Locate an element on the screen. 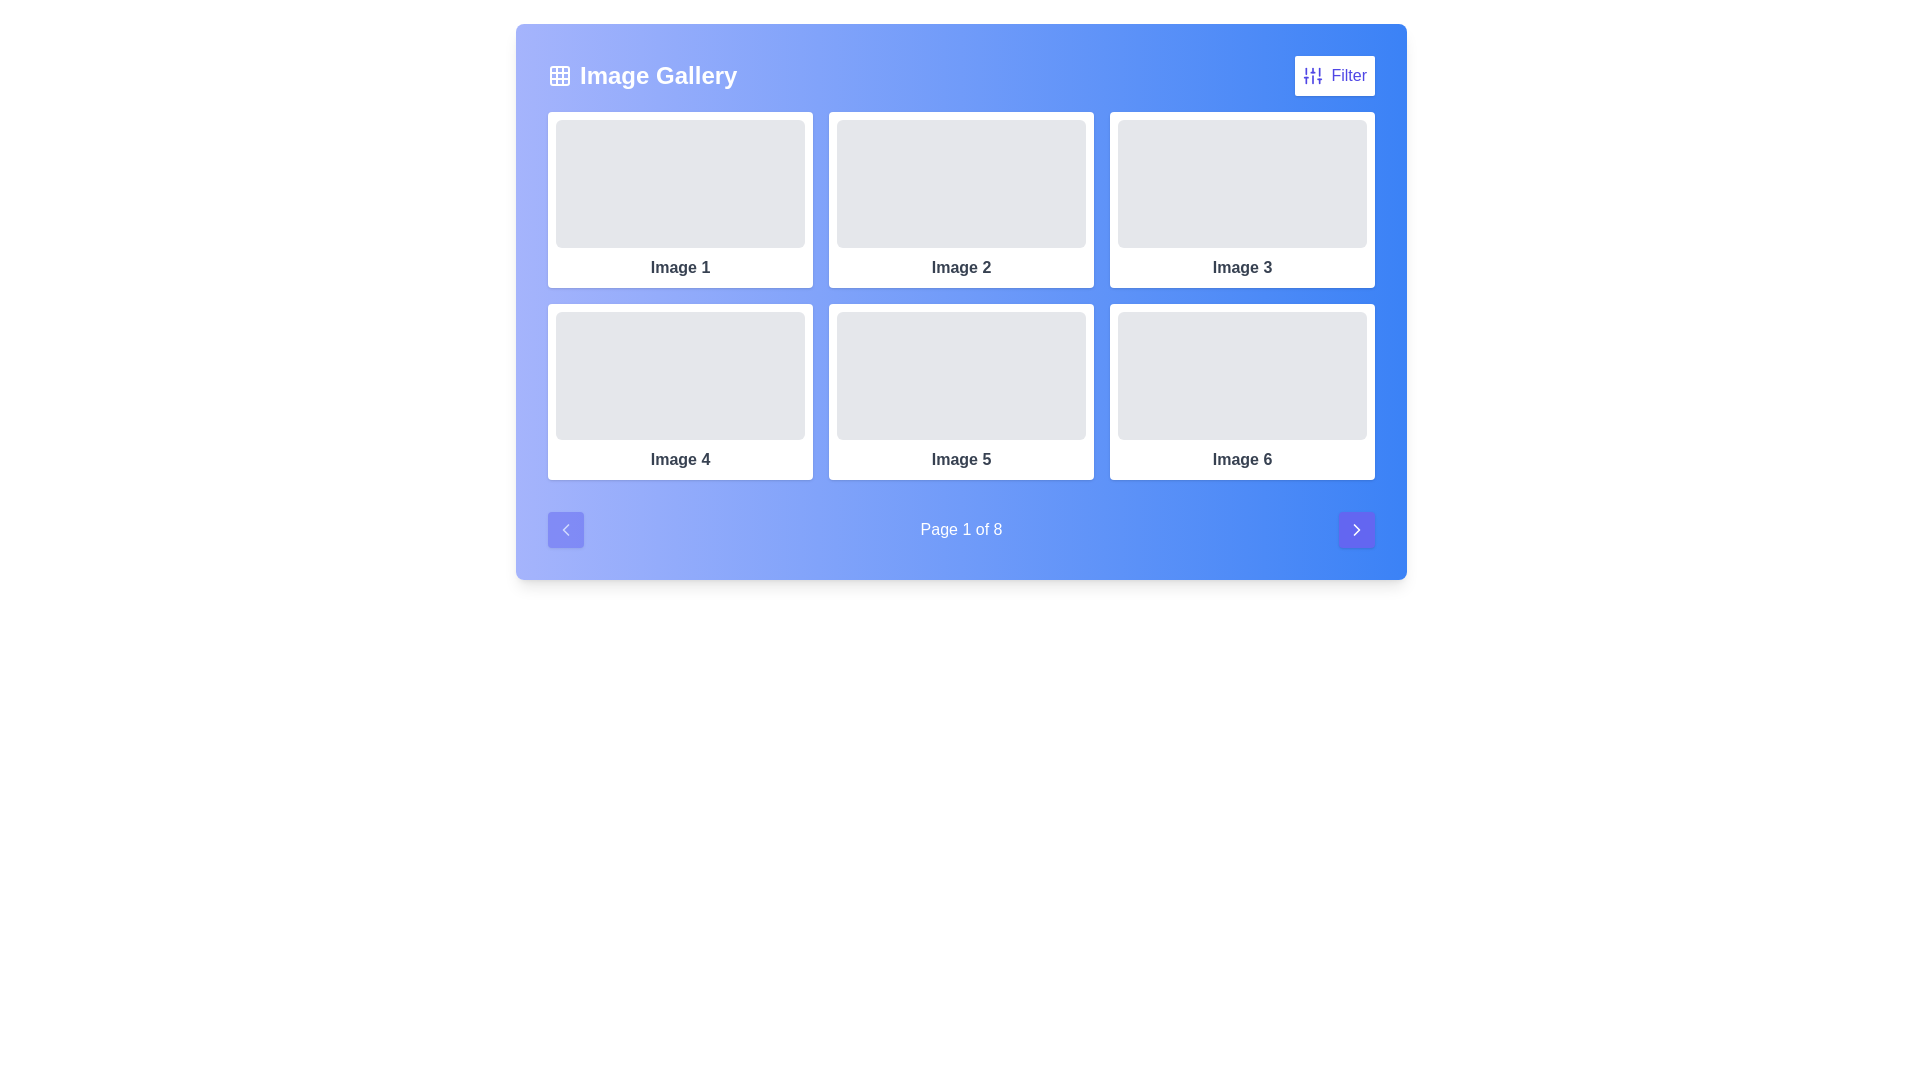  the text label displaying 'Image 1', which is centered horizontally in a dark gray font against a white background is located at coordinates (680, 266).